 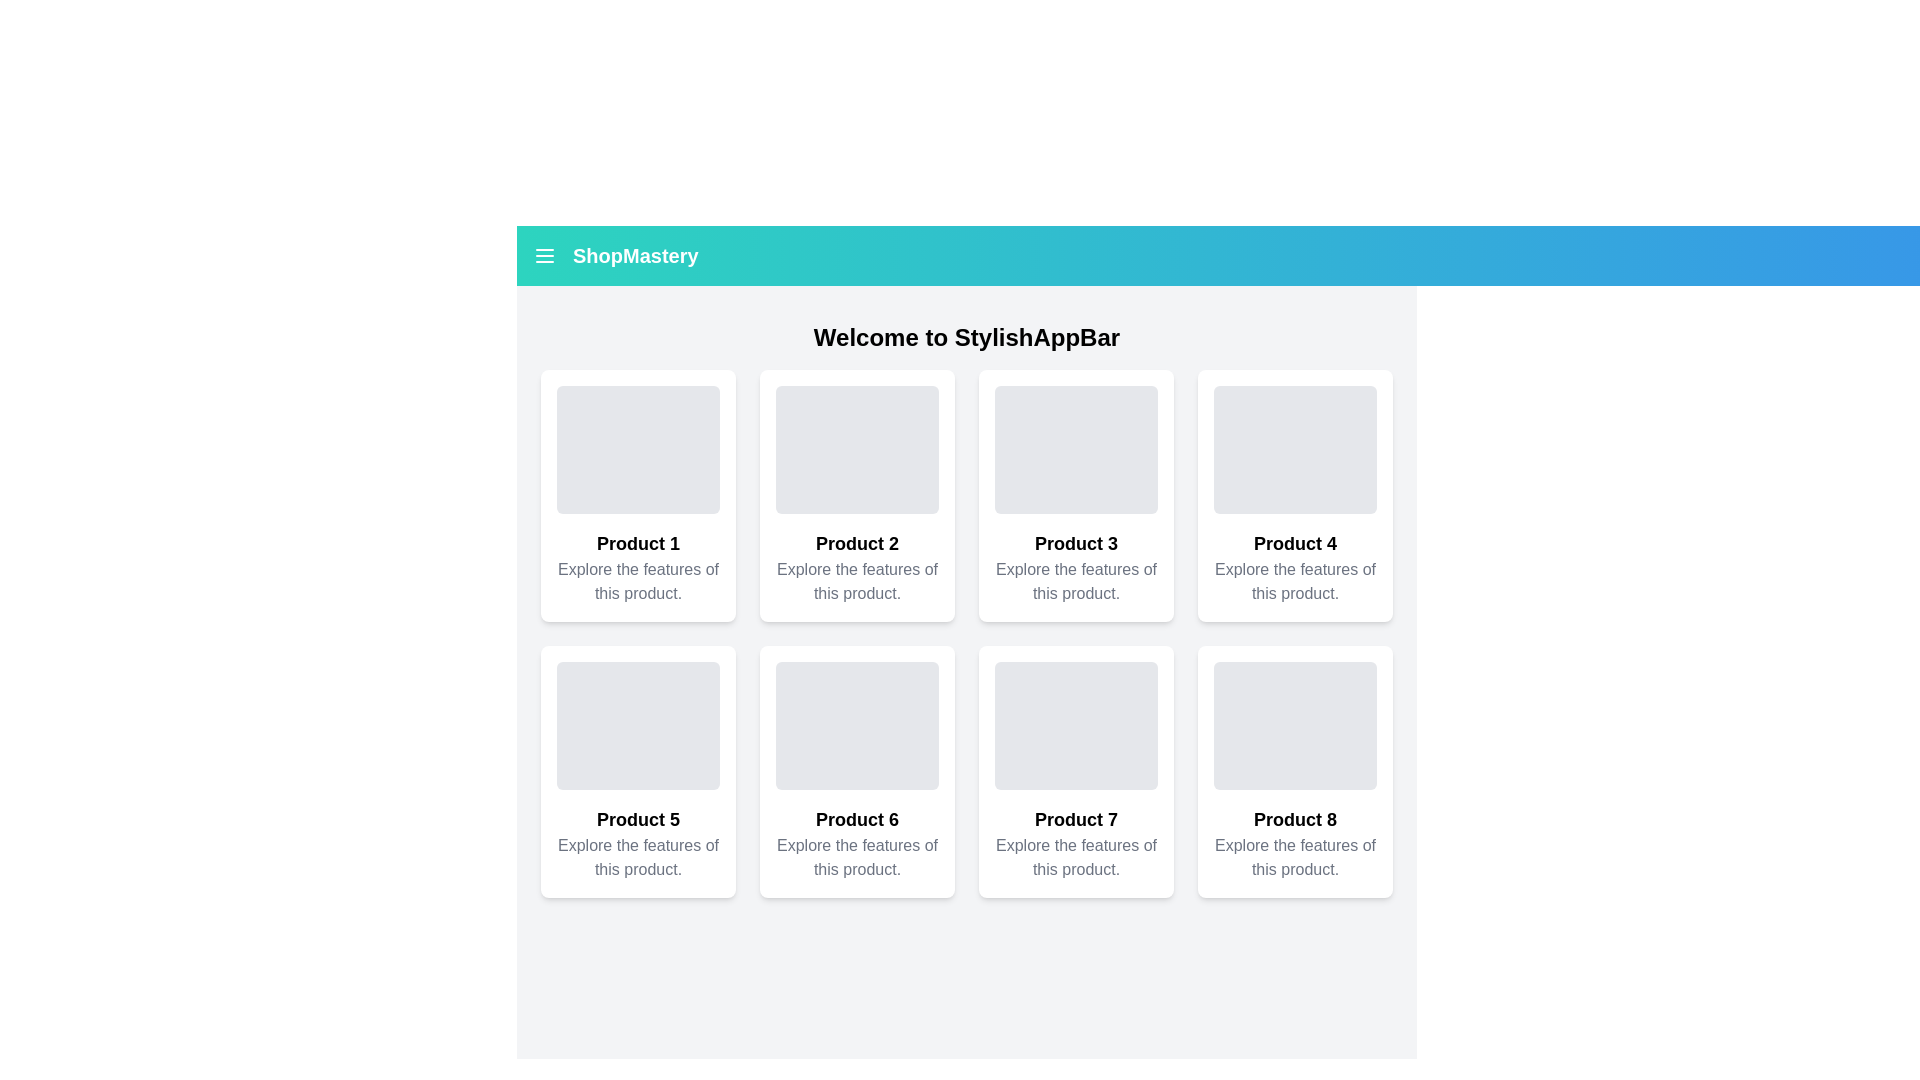 What do you see at coordinates (1075, 582) in the screenshot?
I see `the text label displaying 'Explore the features of this product.' located below the 'Product 3' section` at bounding box center [1075, 582].